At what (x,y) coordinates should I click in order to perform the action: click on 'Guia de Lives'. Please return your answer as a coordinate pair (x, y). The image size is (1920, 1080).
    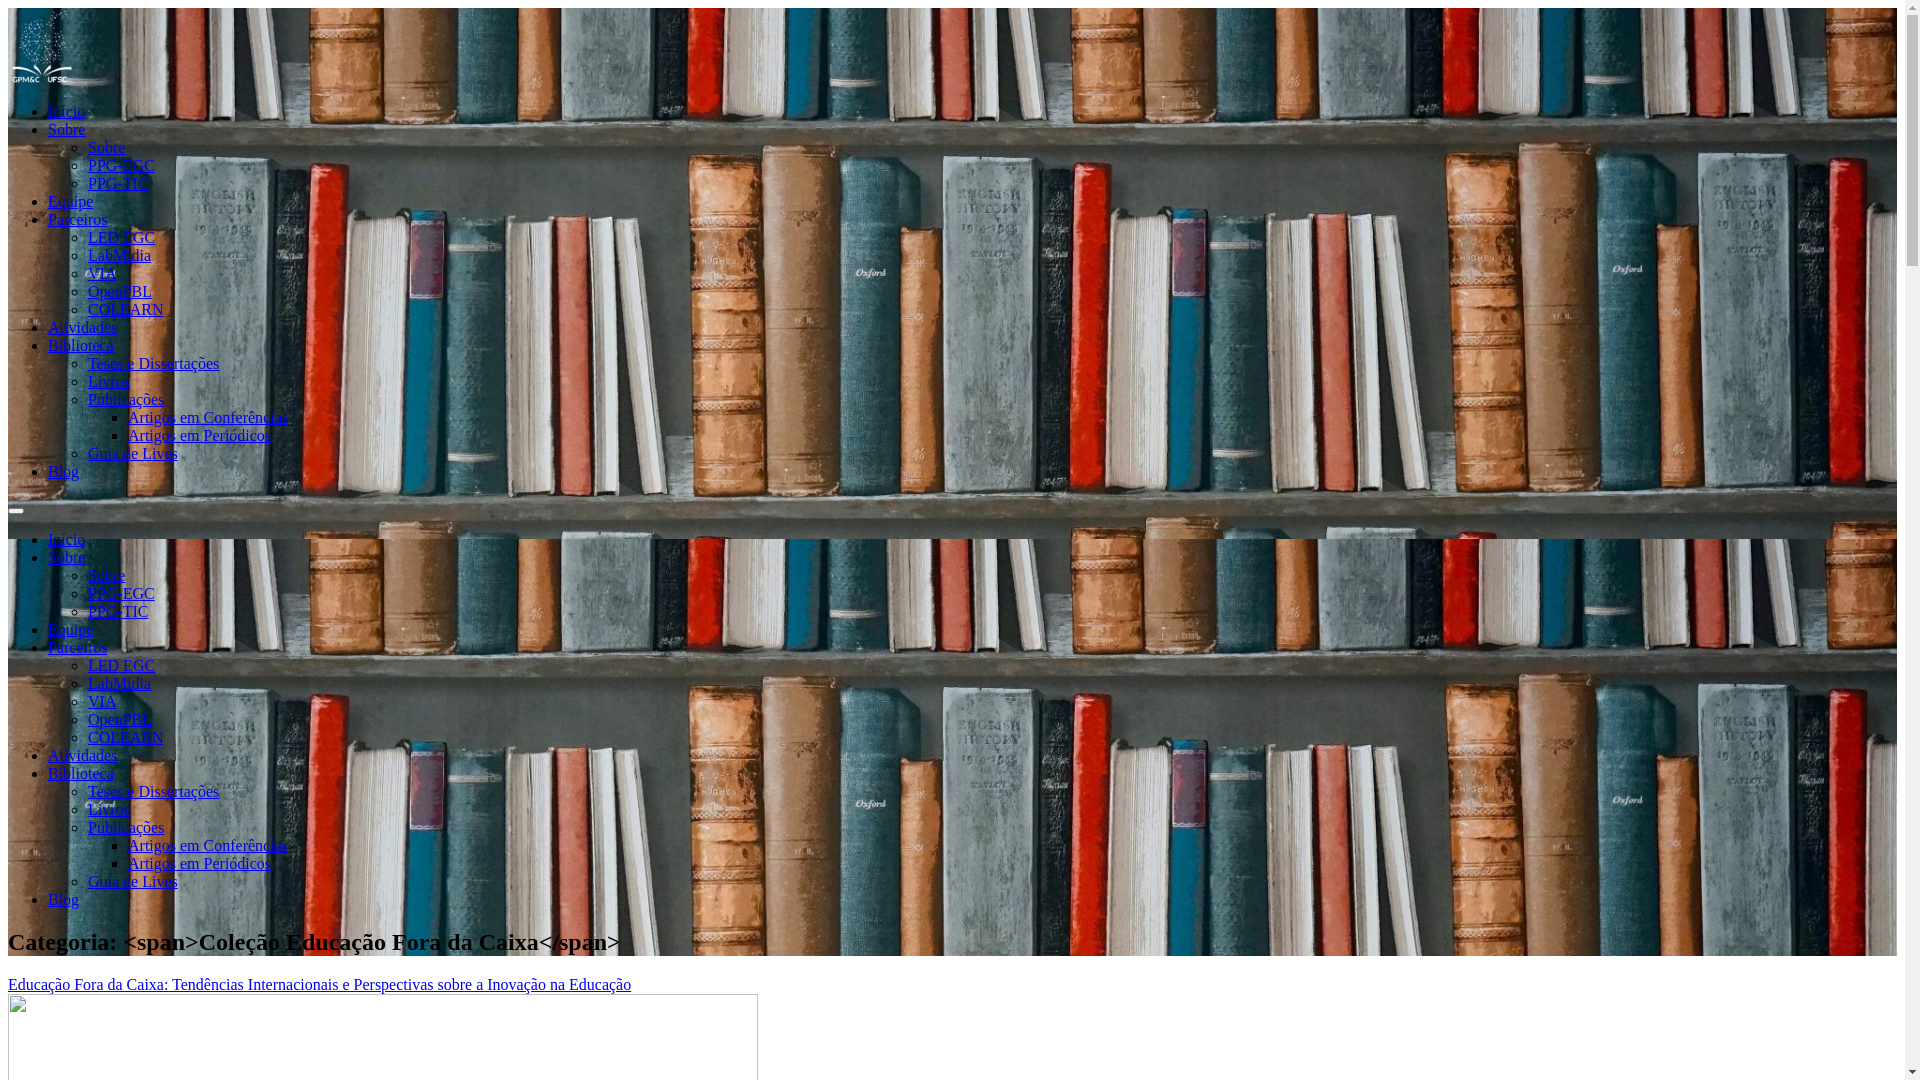
    Looking at the image, I should click on (132, 880).